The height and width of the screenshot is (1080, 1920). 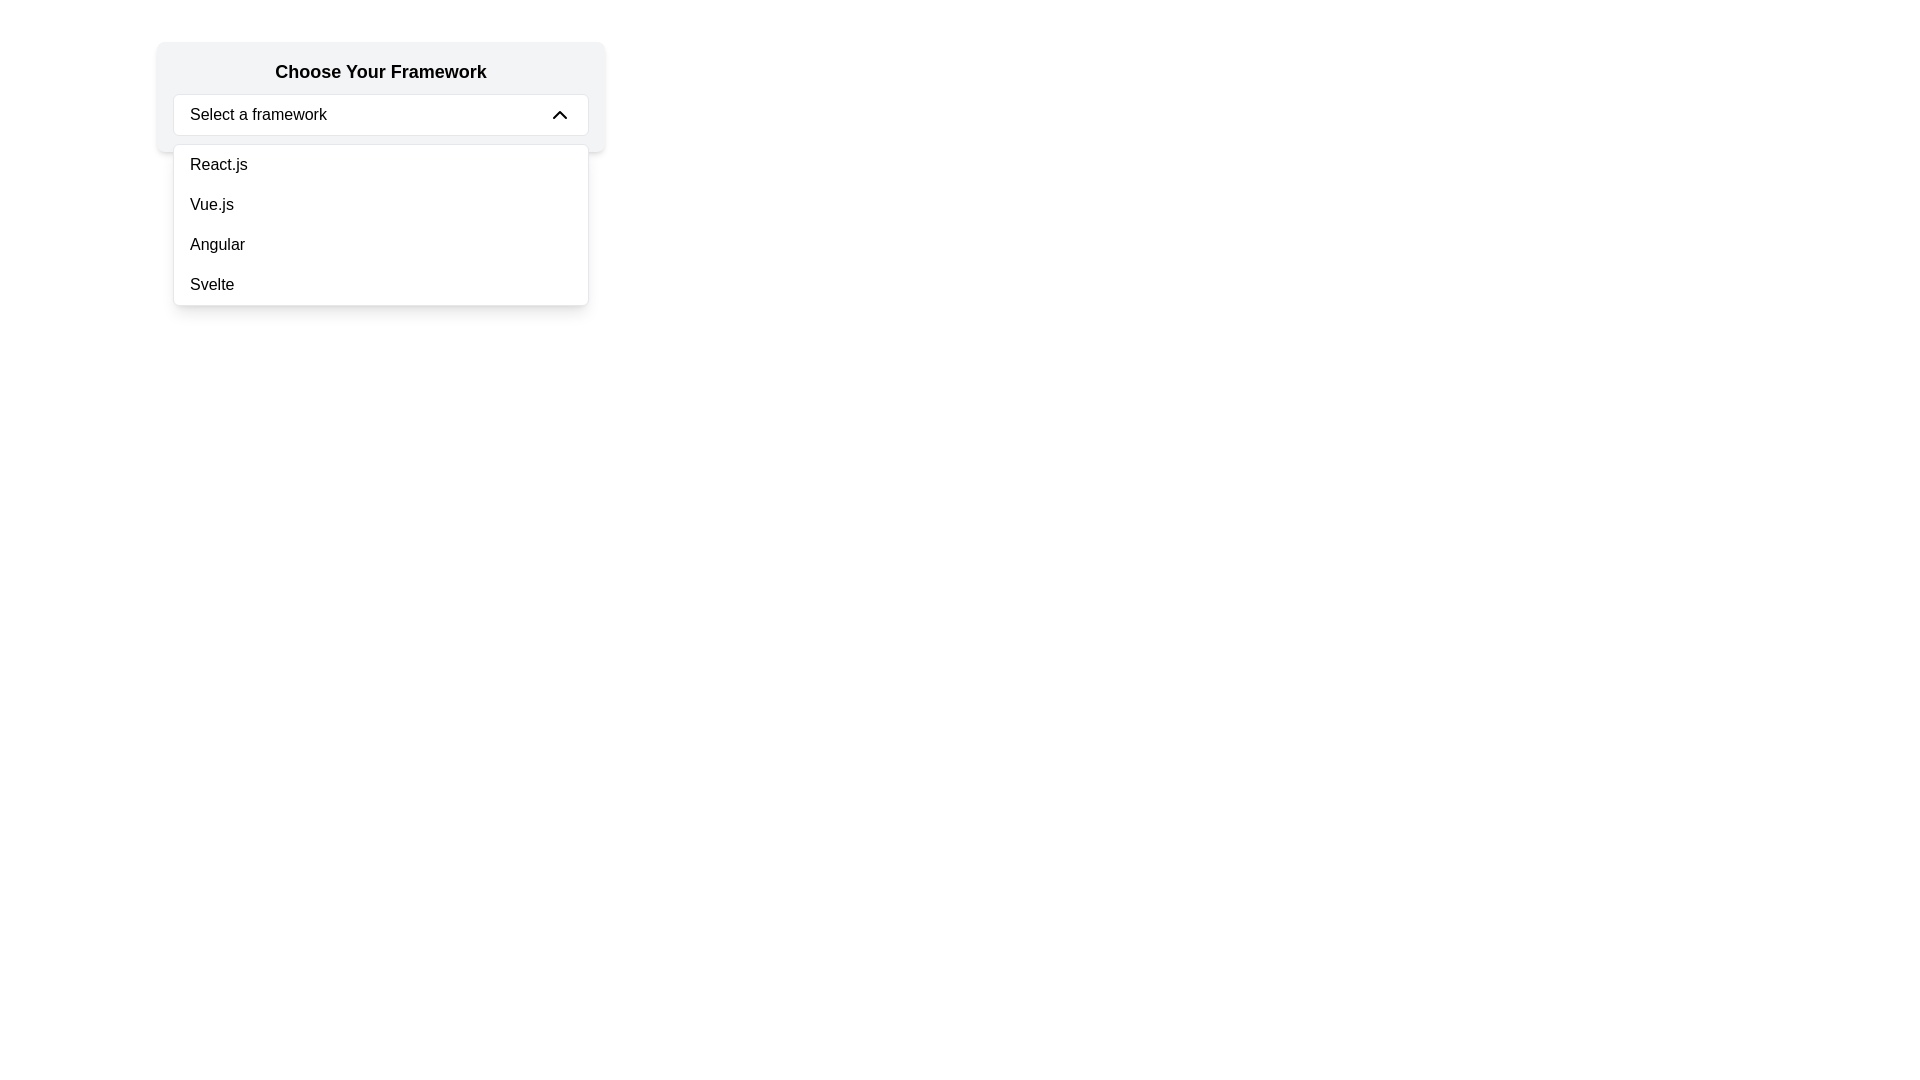 What do you see at coordinates (380, 285) in the screenshot?
I see `the 'Svelte' item in the dropdown menu` at bounding box center [380, 285].